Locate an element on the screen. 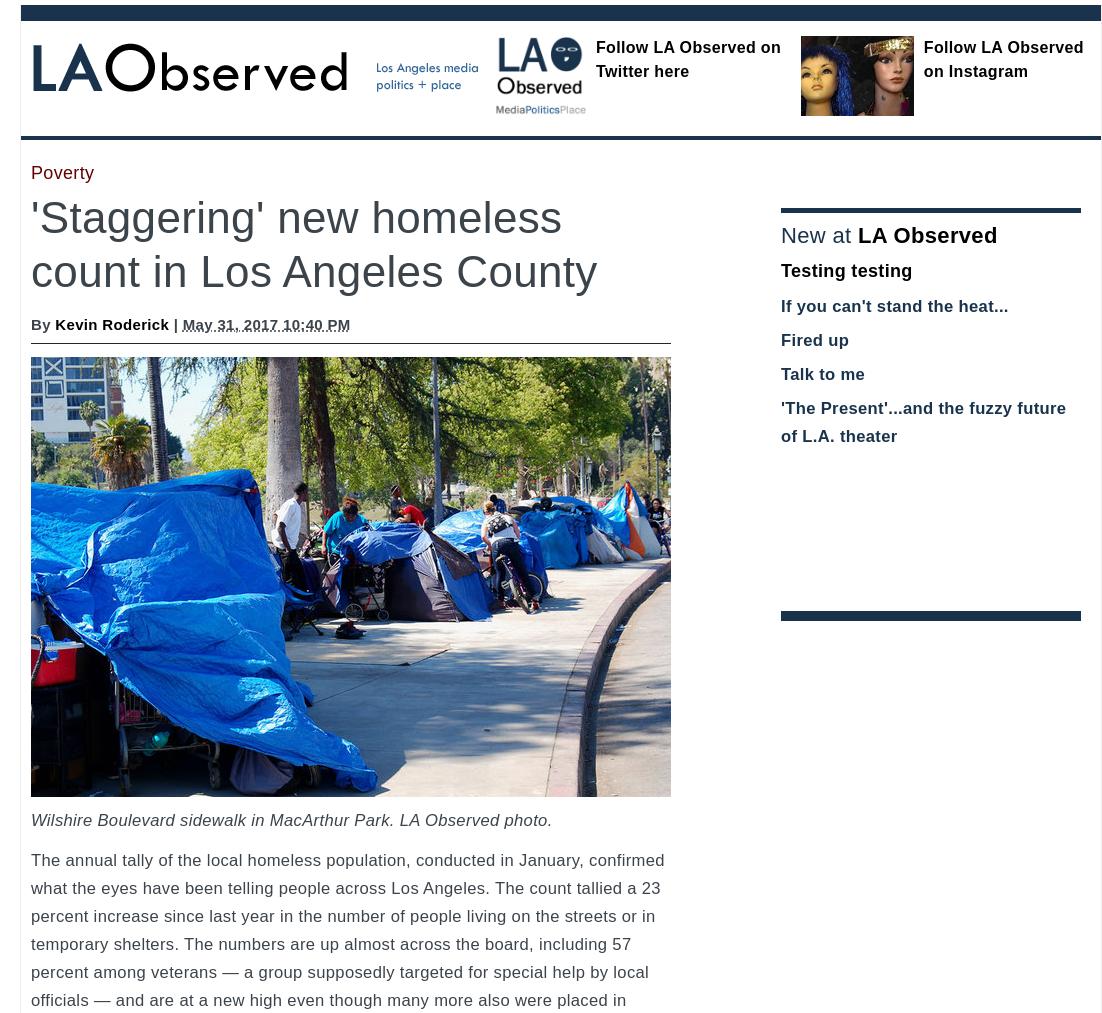  ''Staggering' new homeless count in Los Angeles County' is located at coordinates (313, 243).